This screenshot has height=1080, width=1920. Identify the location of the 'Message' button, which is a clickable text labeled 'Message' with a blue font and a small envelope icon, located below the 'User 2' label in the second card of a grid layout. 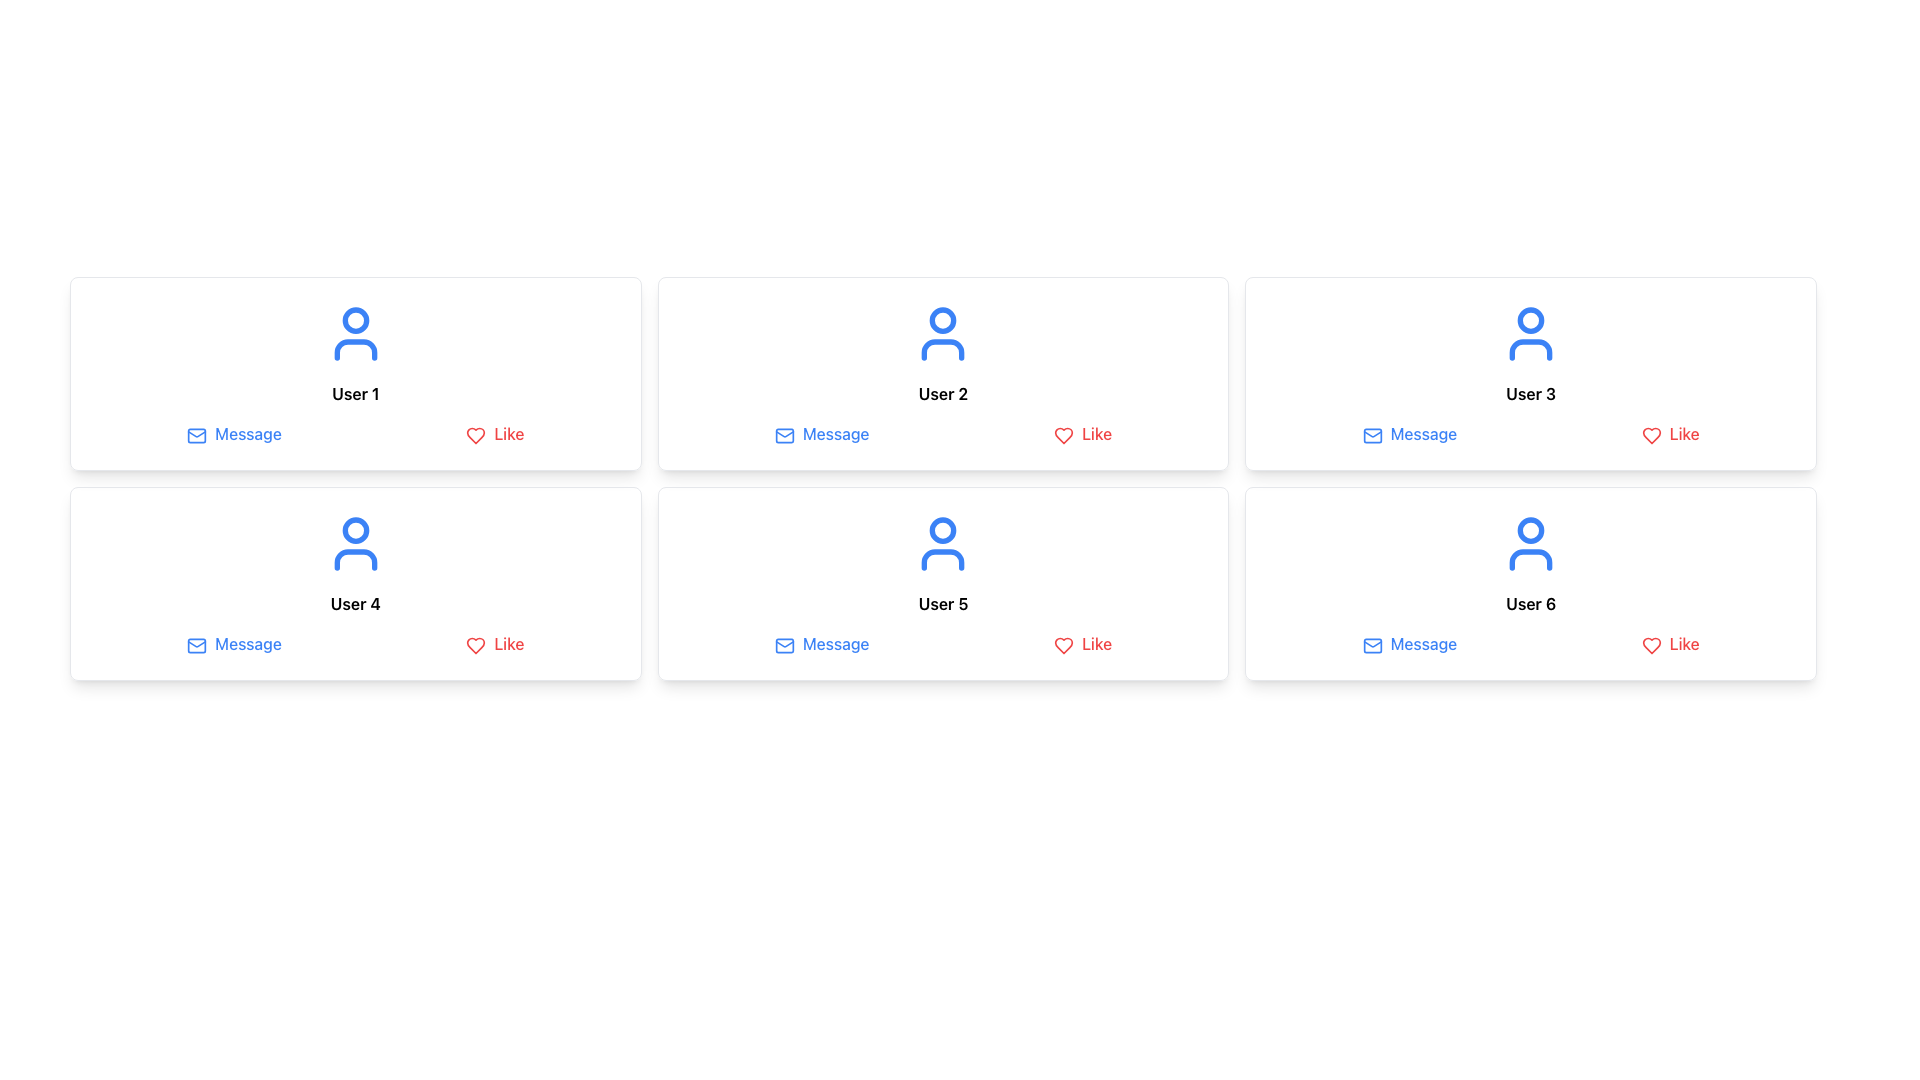
(822, 433).